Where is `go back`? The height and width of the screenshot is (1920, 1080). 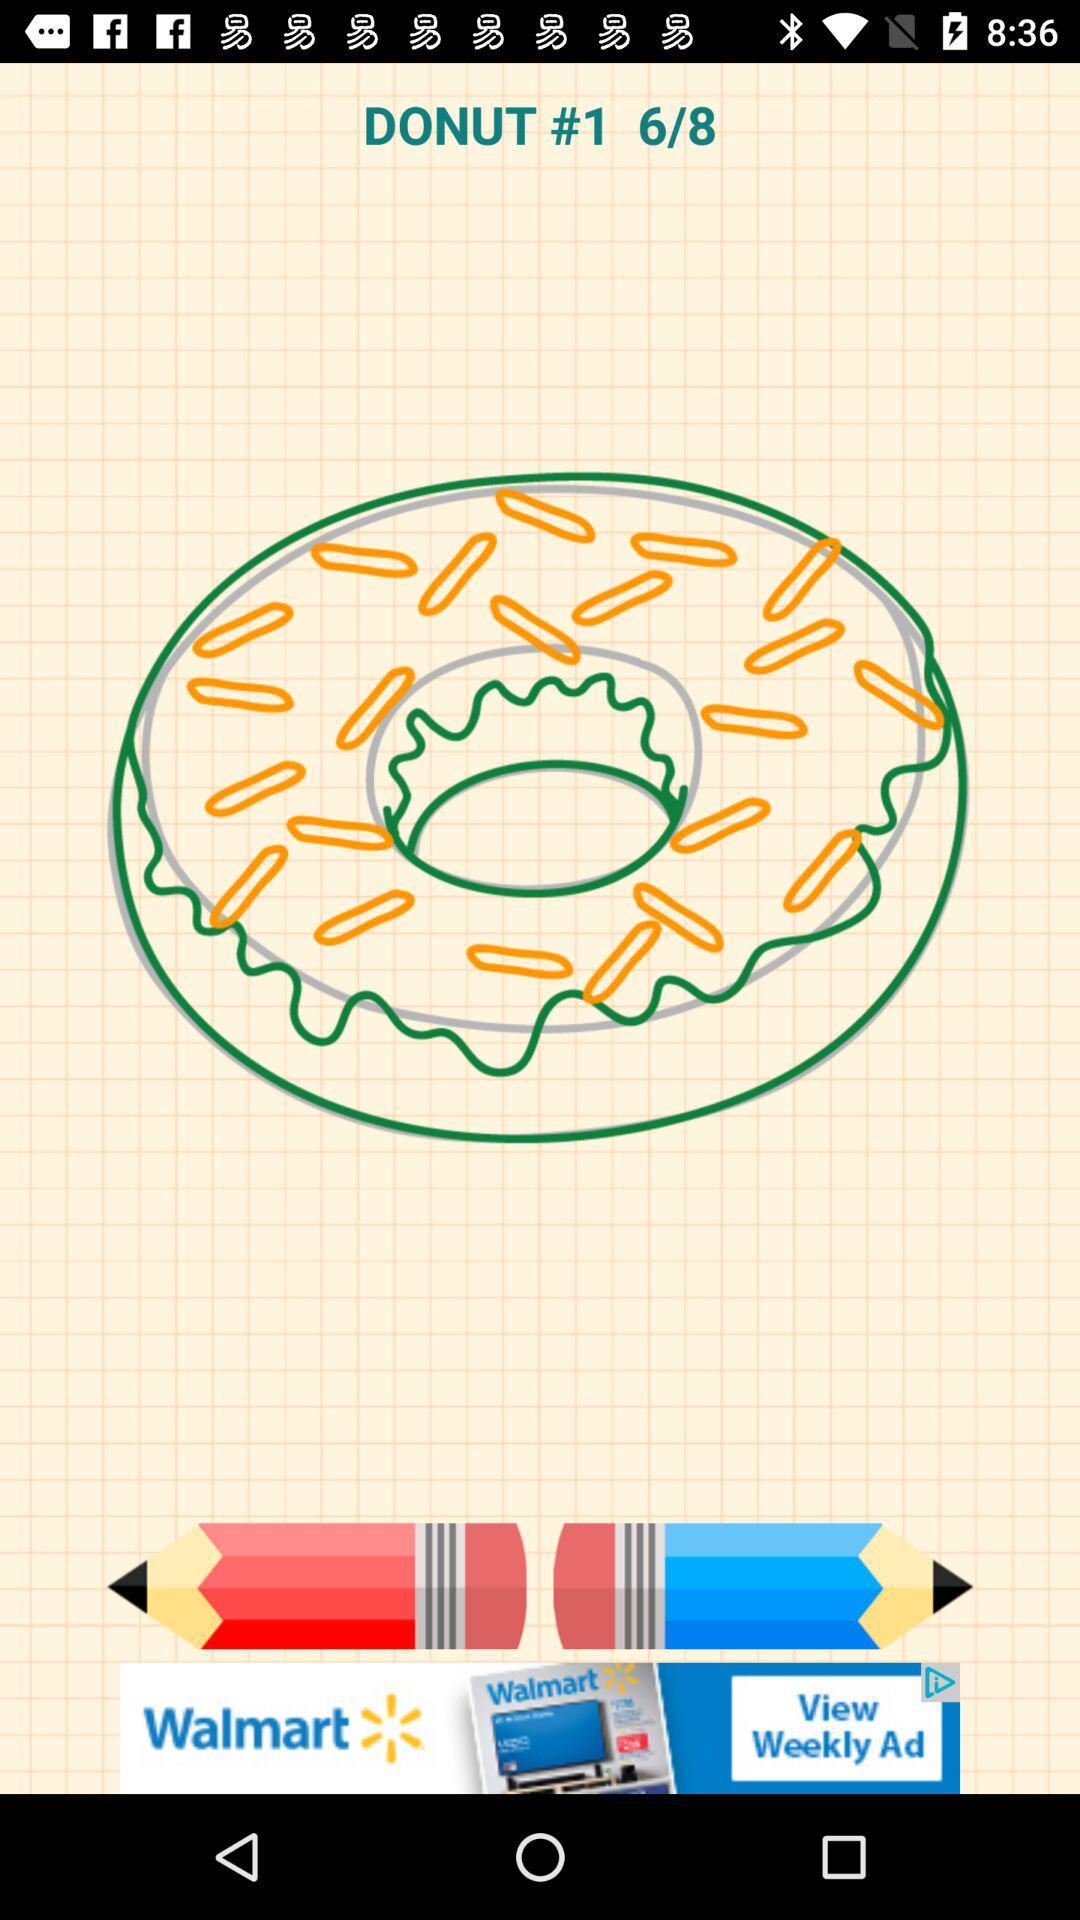 go back is located at coordinates (315, 1585).